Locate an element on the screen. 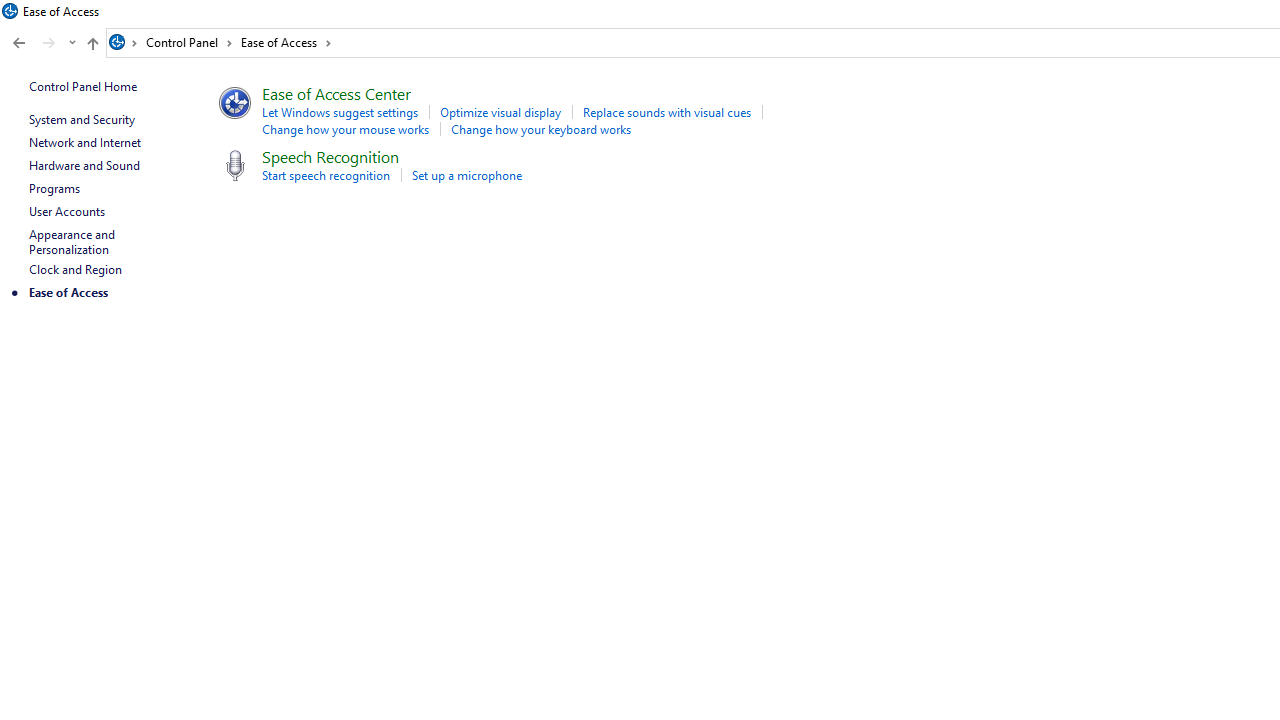 Image resolution: width=1280 pixels, height=720 pixels. 'System and Security' is located at coordinates (80, 119).